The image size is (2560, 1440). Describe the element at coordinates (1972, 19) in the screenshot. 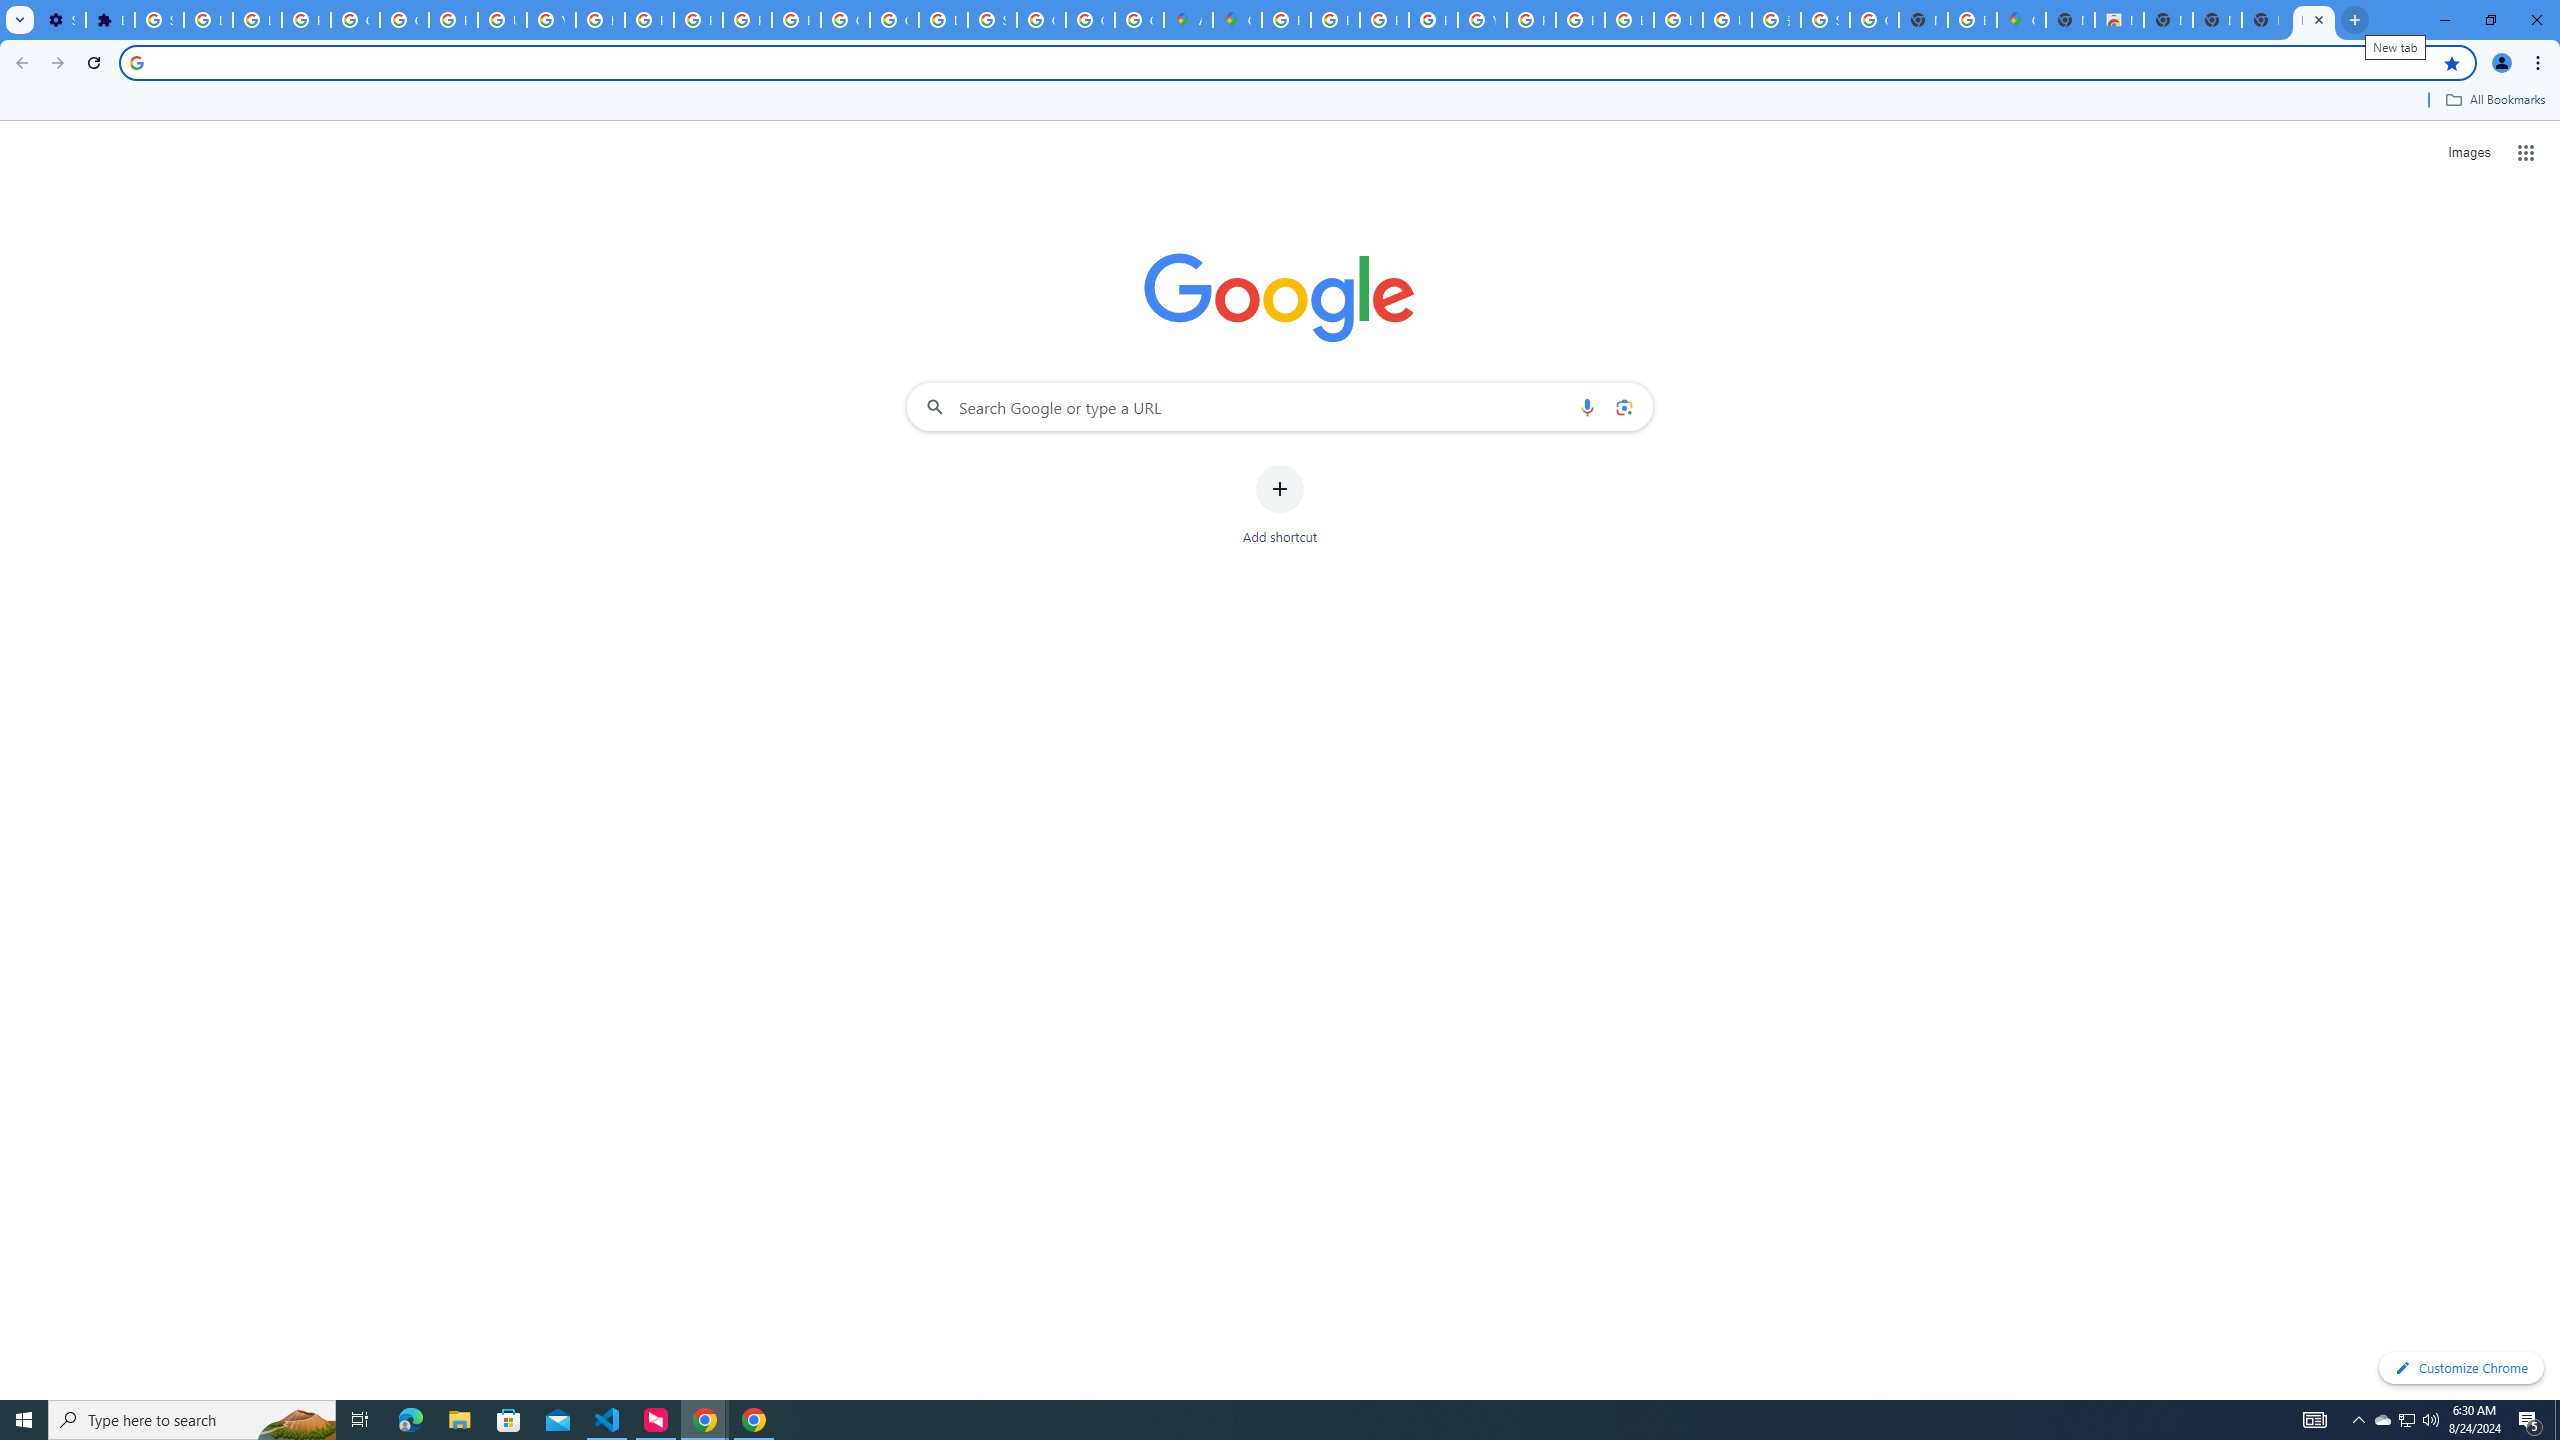

I see `'Explore new street-level details - Google Maps Help'` at that location.